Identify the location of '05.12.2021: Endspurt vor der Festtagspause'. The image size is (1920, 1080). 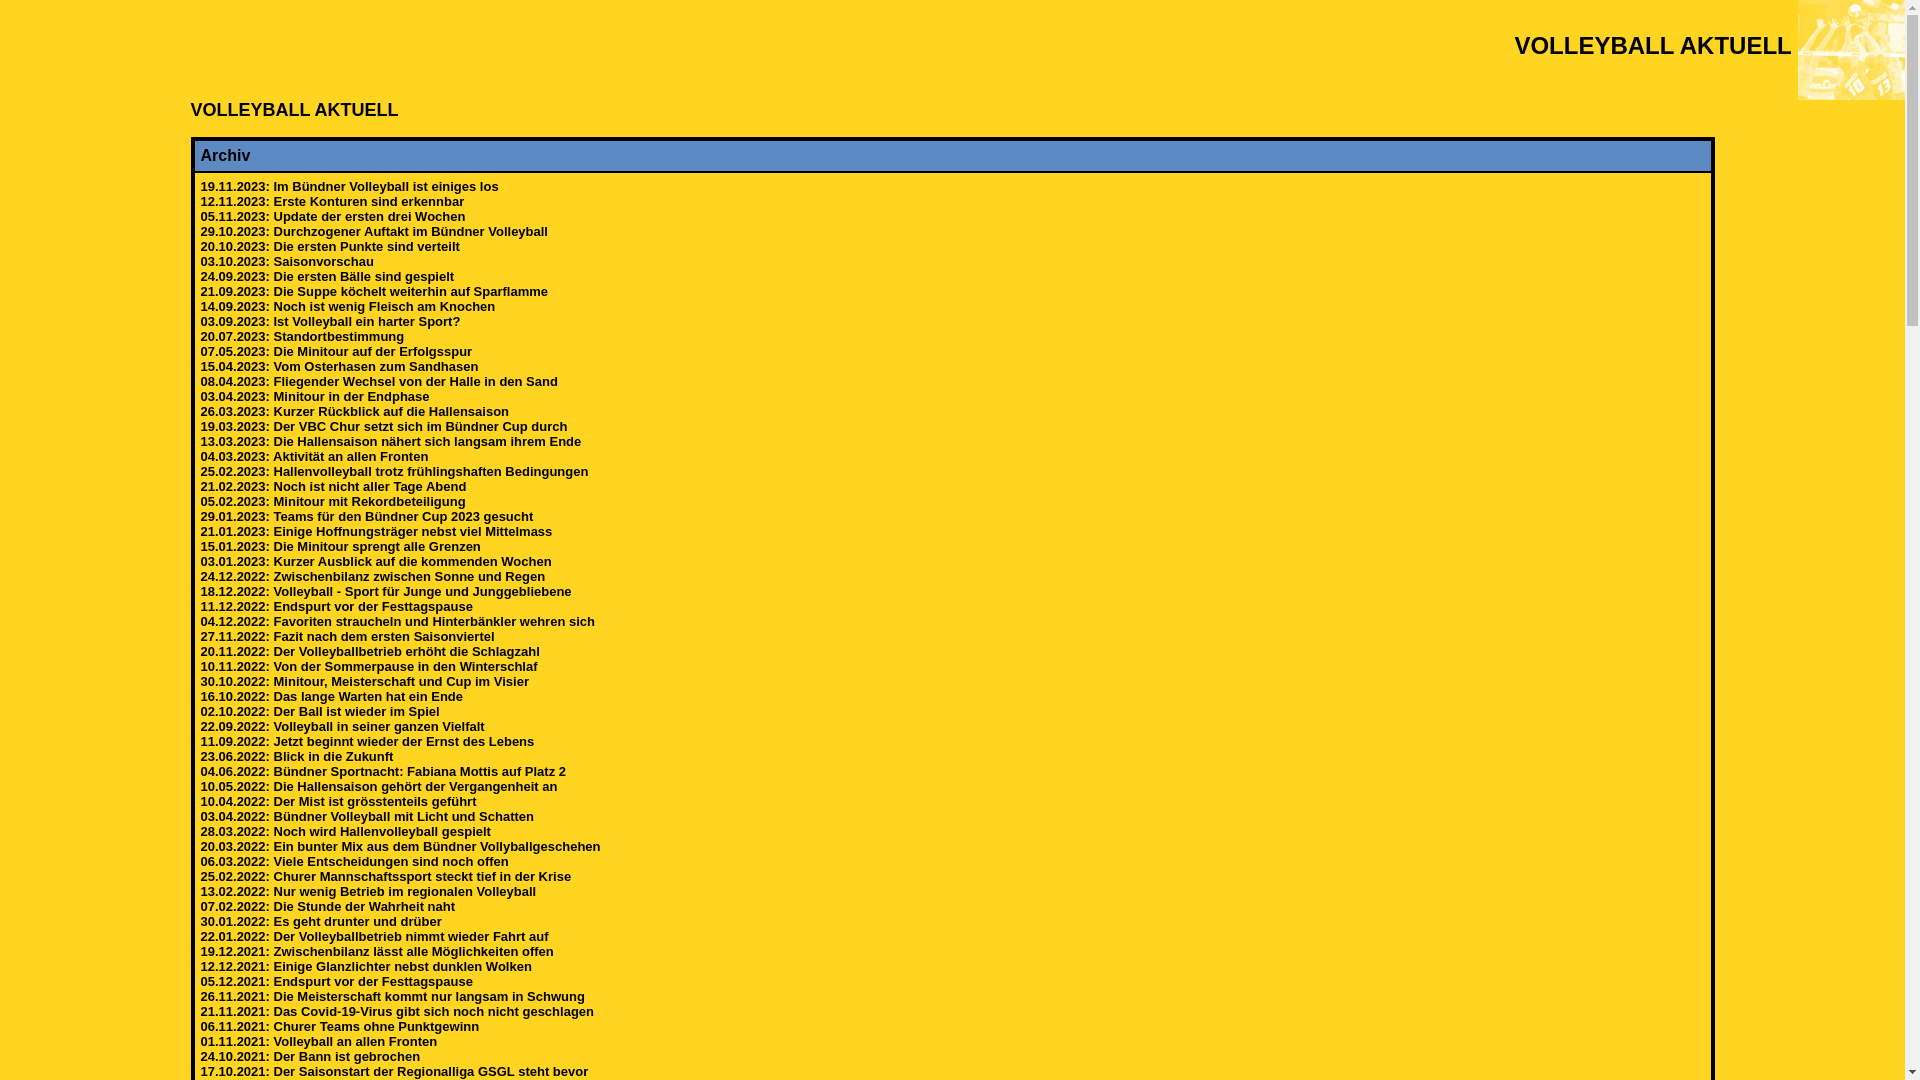
(336, 980).